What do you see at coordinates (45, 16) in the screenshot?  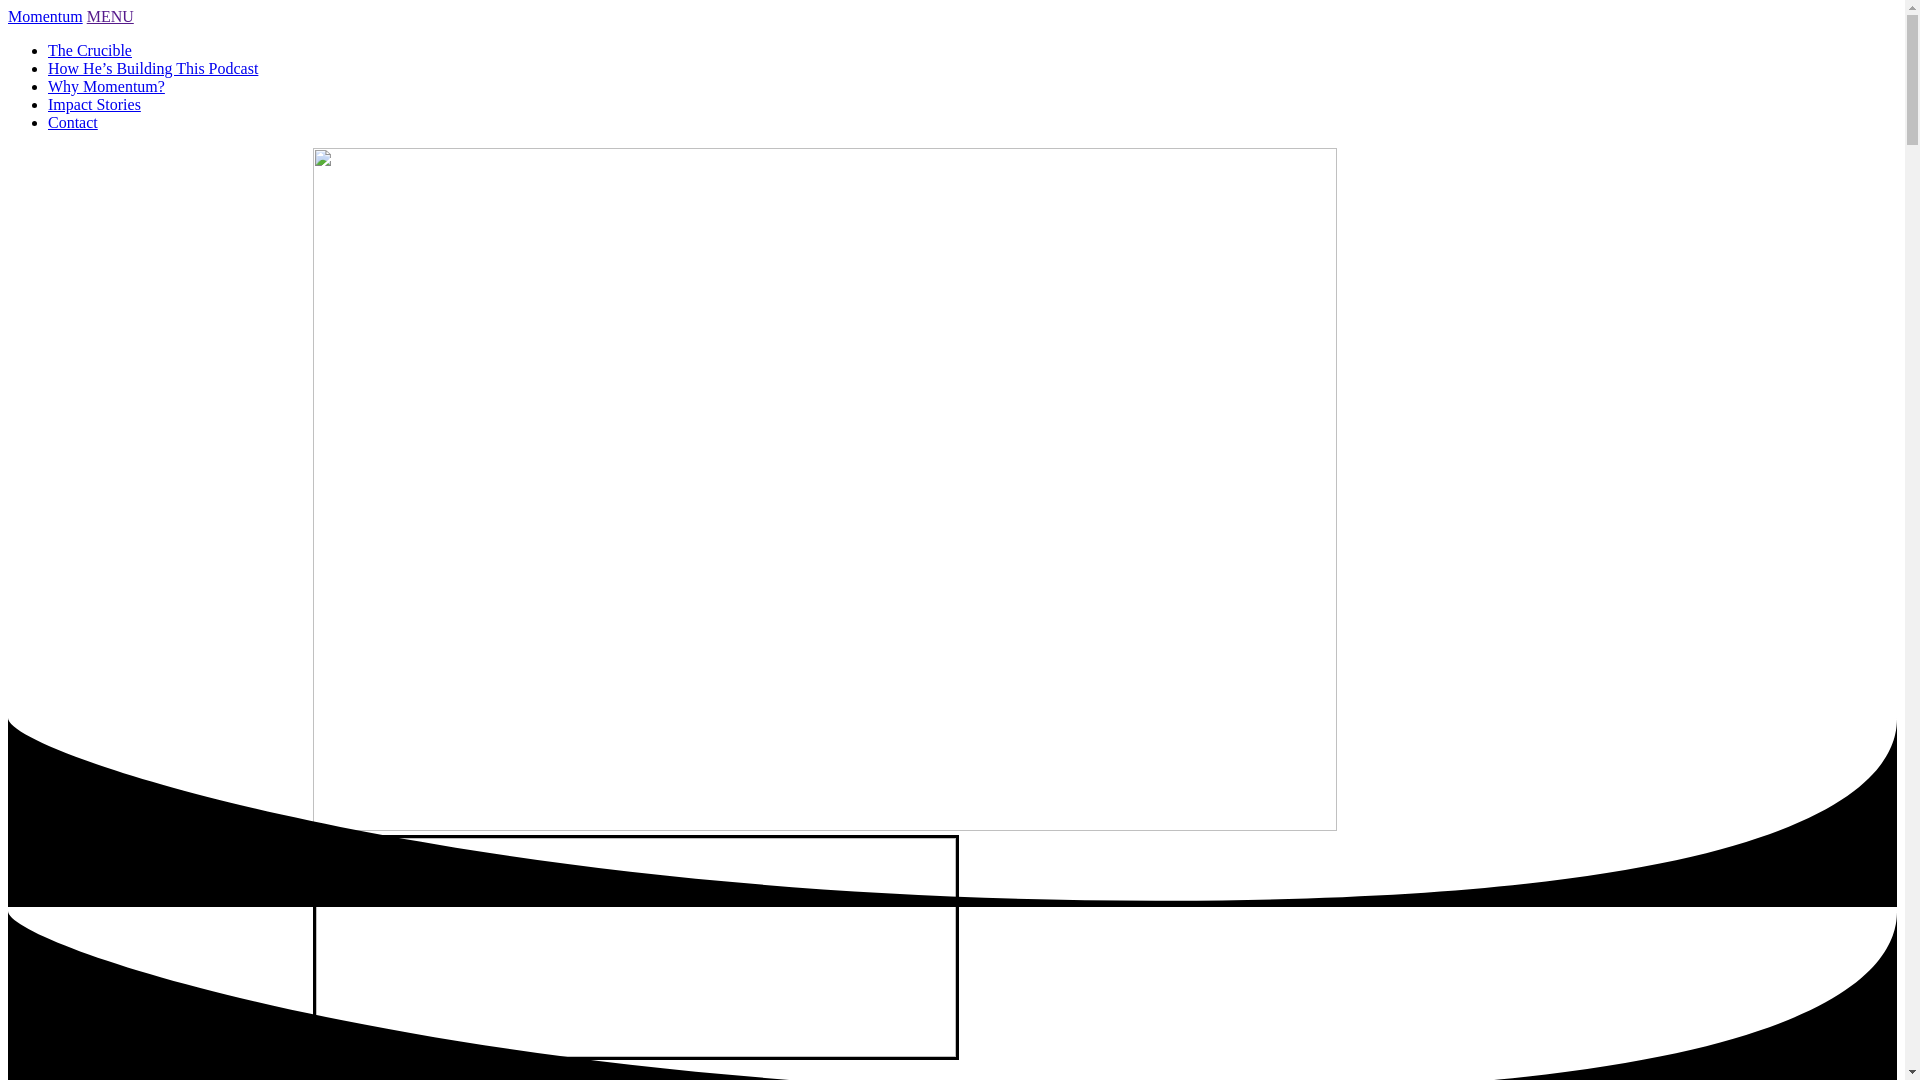 I see `'Momentum'` at bounding box center [45, 16].